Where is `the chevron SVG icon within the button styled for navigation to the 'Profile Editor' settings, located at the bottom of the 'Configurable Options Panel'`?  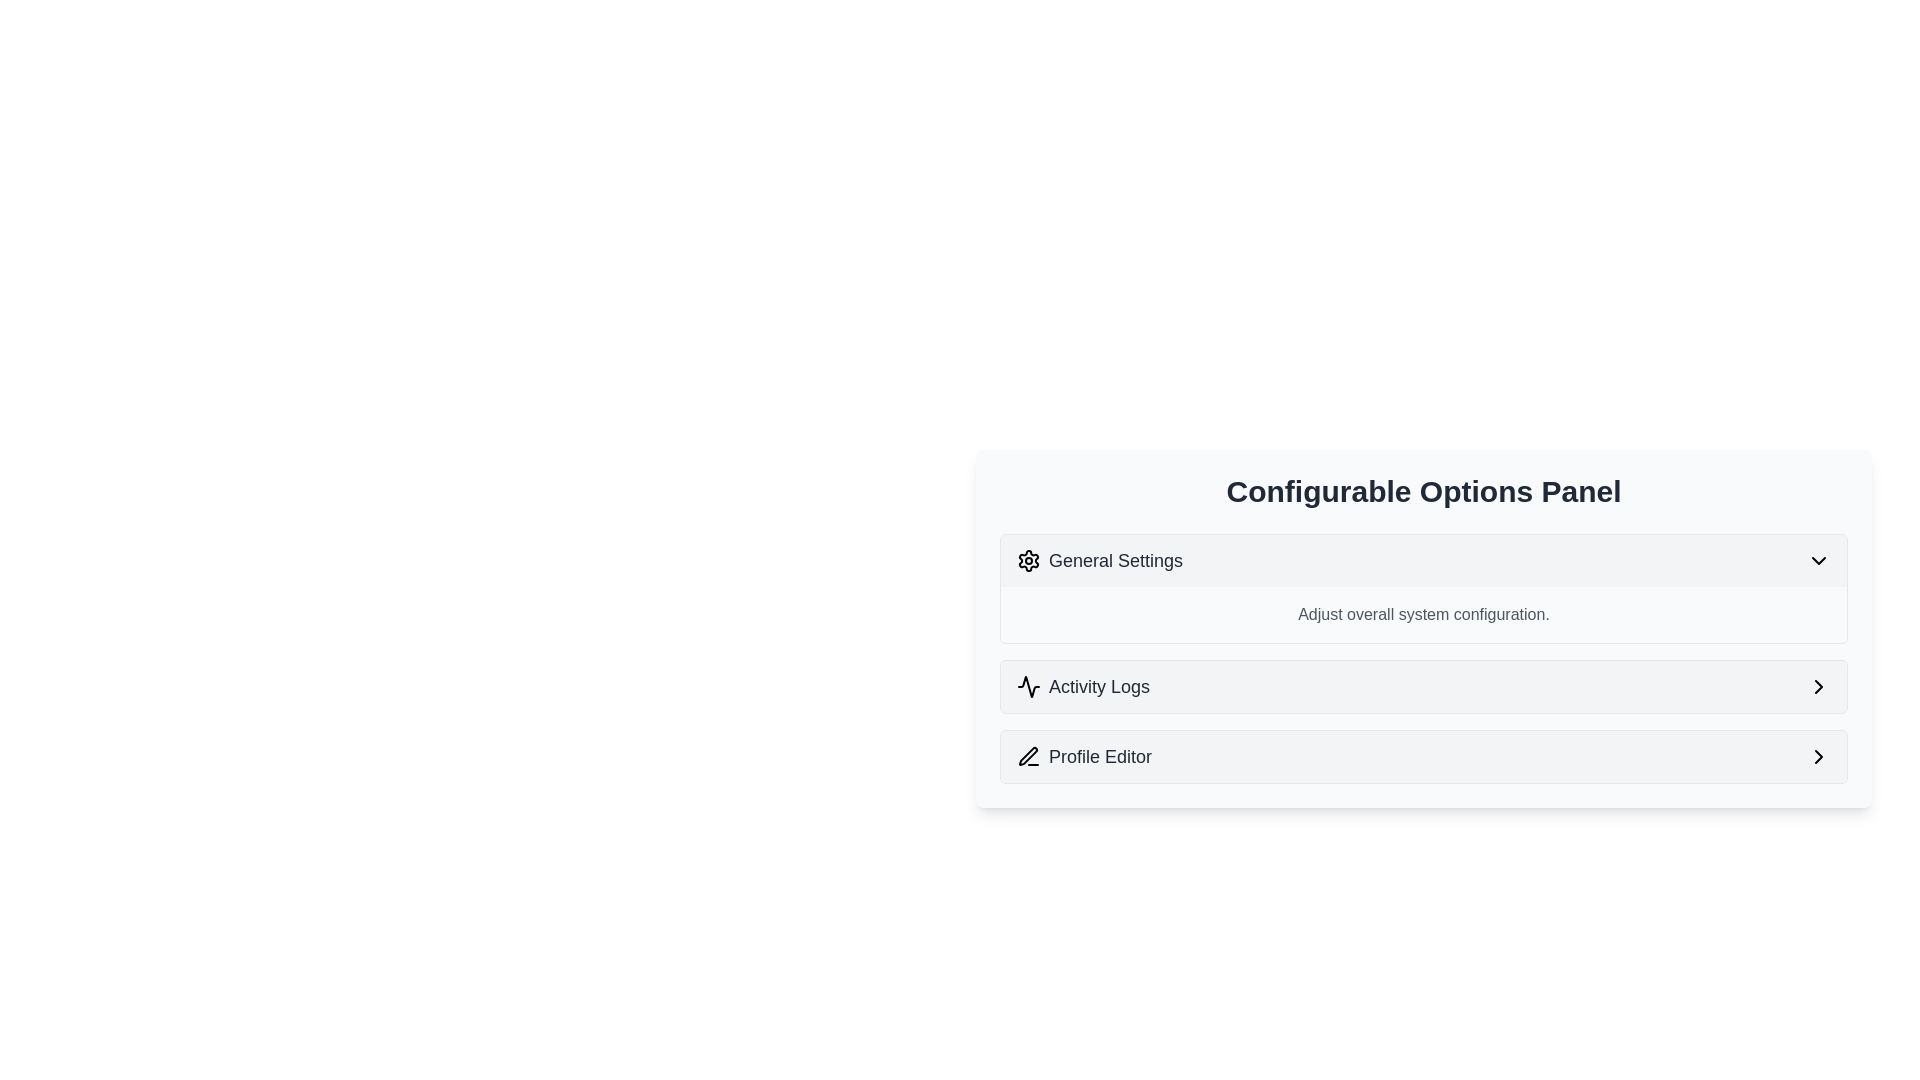 the chevron SVG icon within the button styled for navigation to the 'Profile Editor' settings, located at the bottom of the 'Configurable Options Panel' is located at coordinates (1819, 685).